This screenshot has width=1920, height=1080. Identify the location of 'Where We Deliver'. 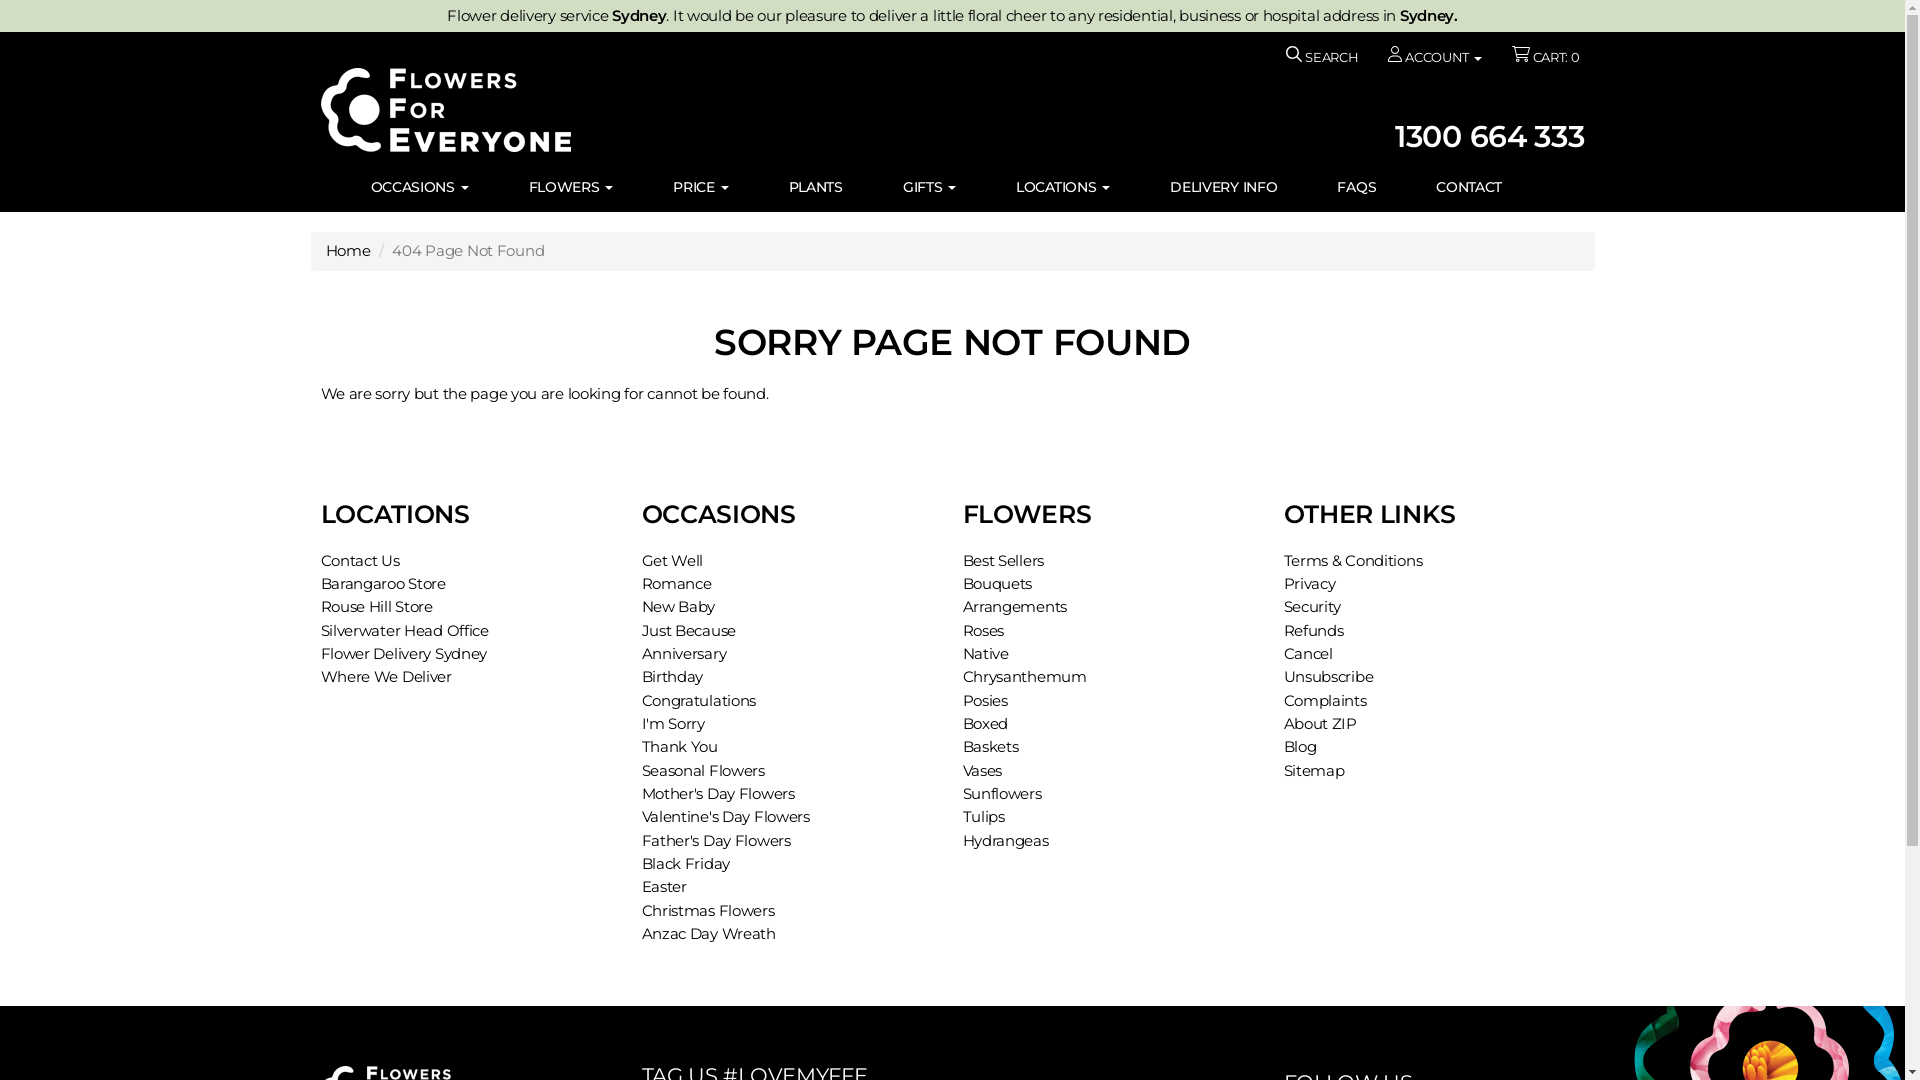
(385, 676).